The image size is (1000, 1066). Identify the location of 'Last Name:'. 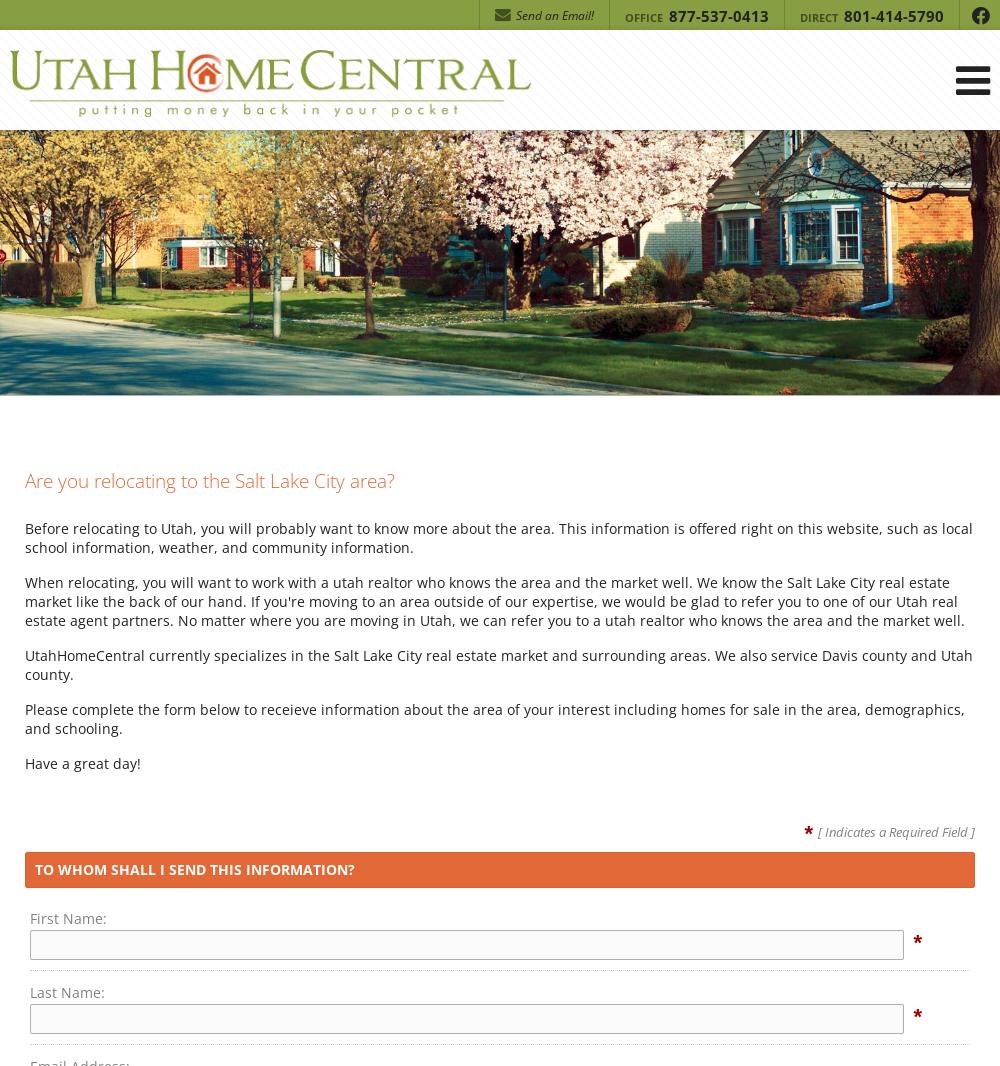
(66, 991).